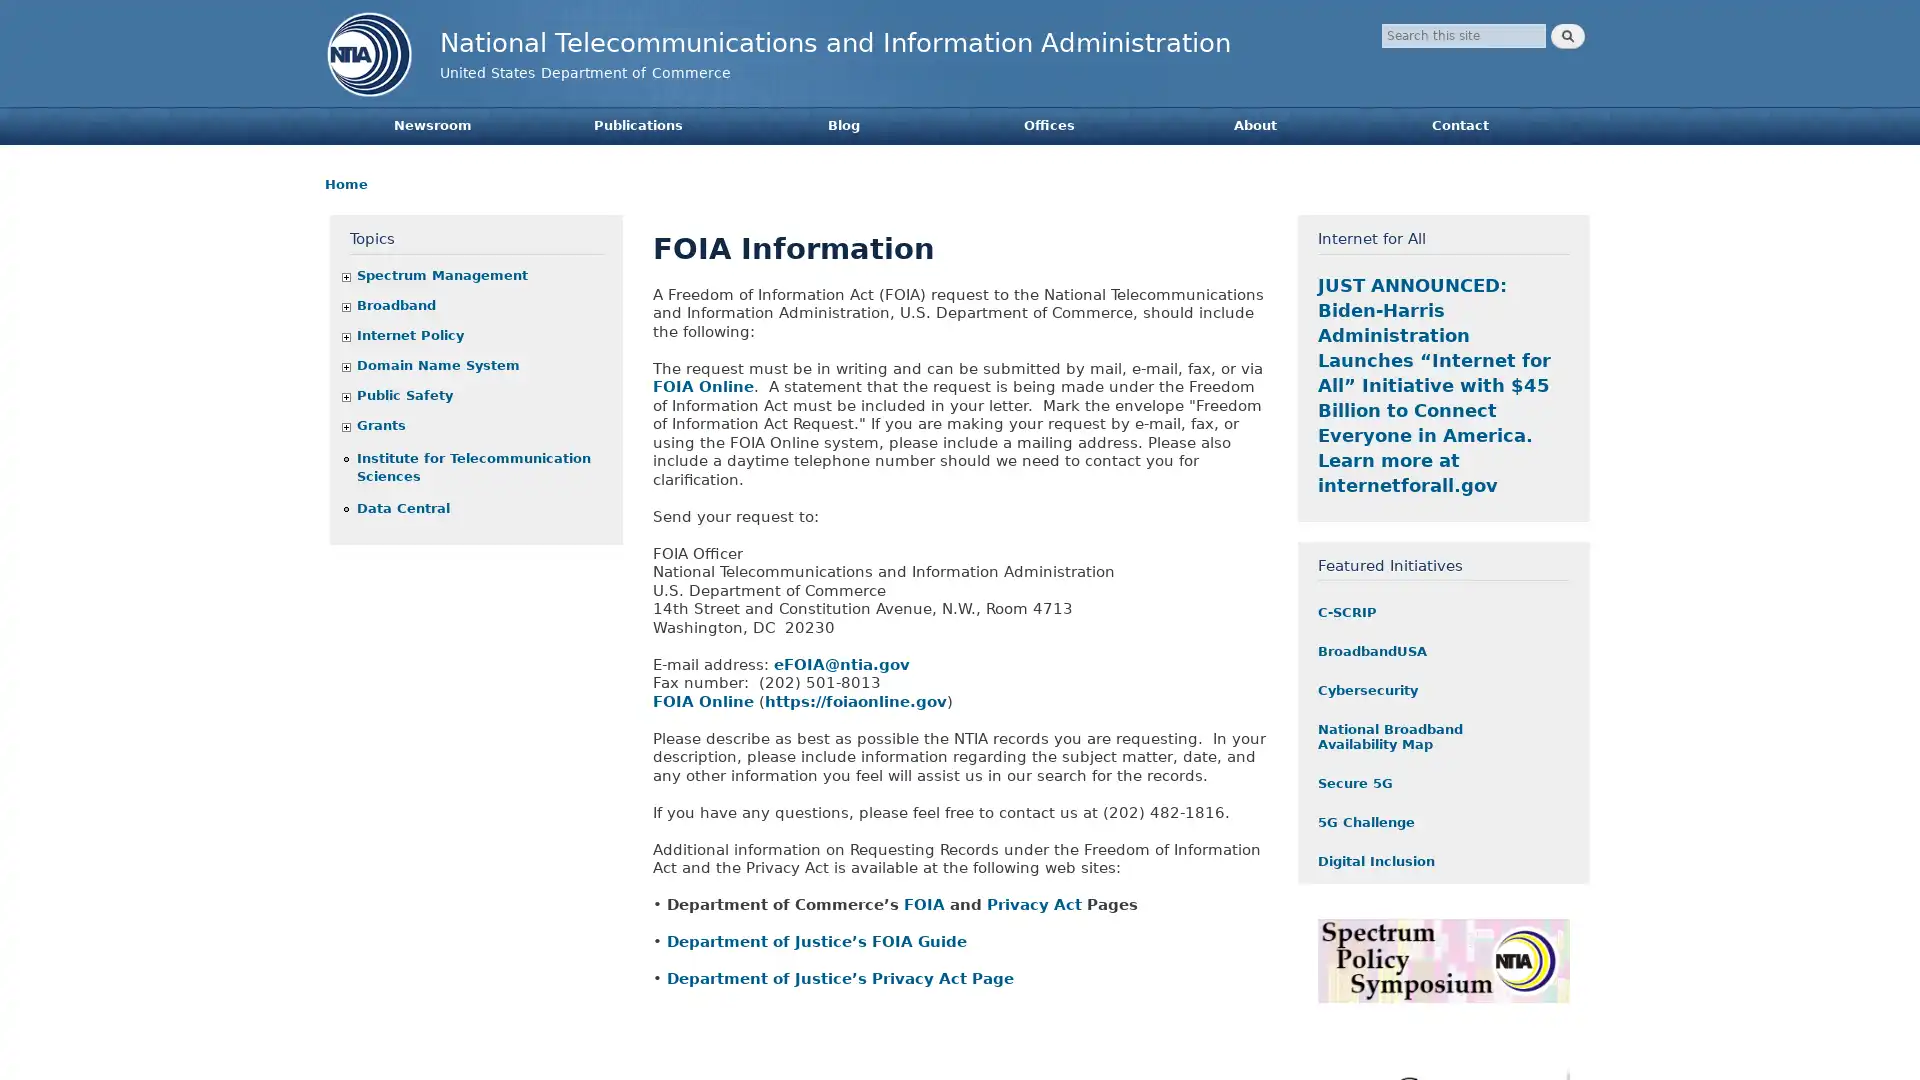 This screenshot has width=1920, height=1080. Describe the element at coordinates (1567, 36) in the screenshot. I see `Search` at that location.